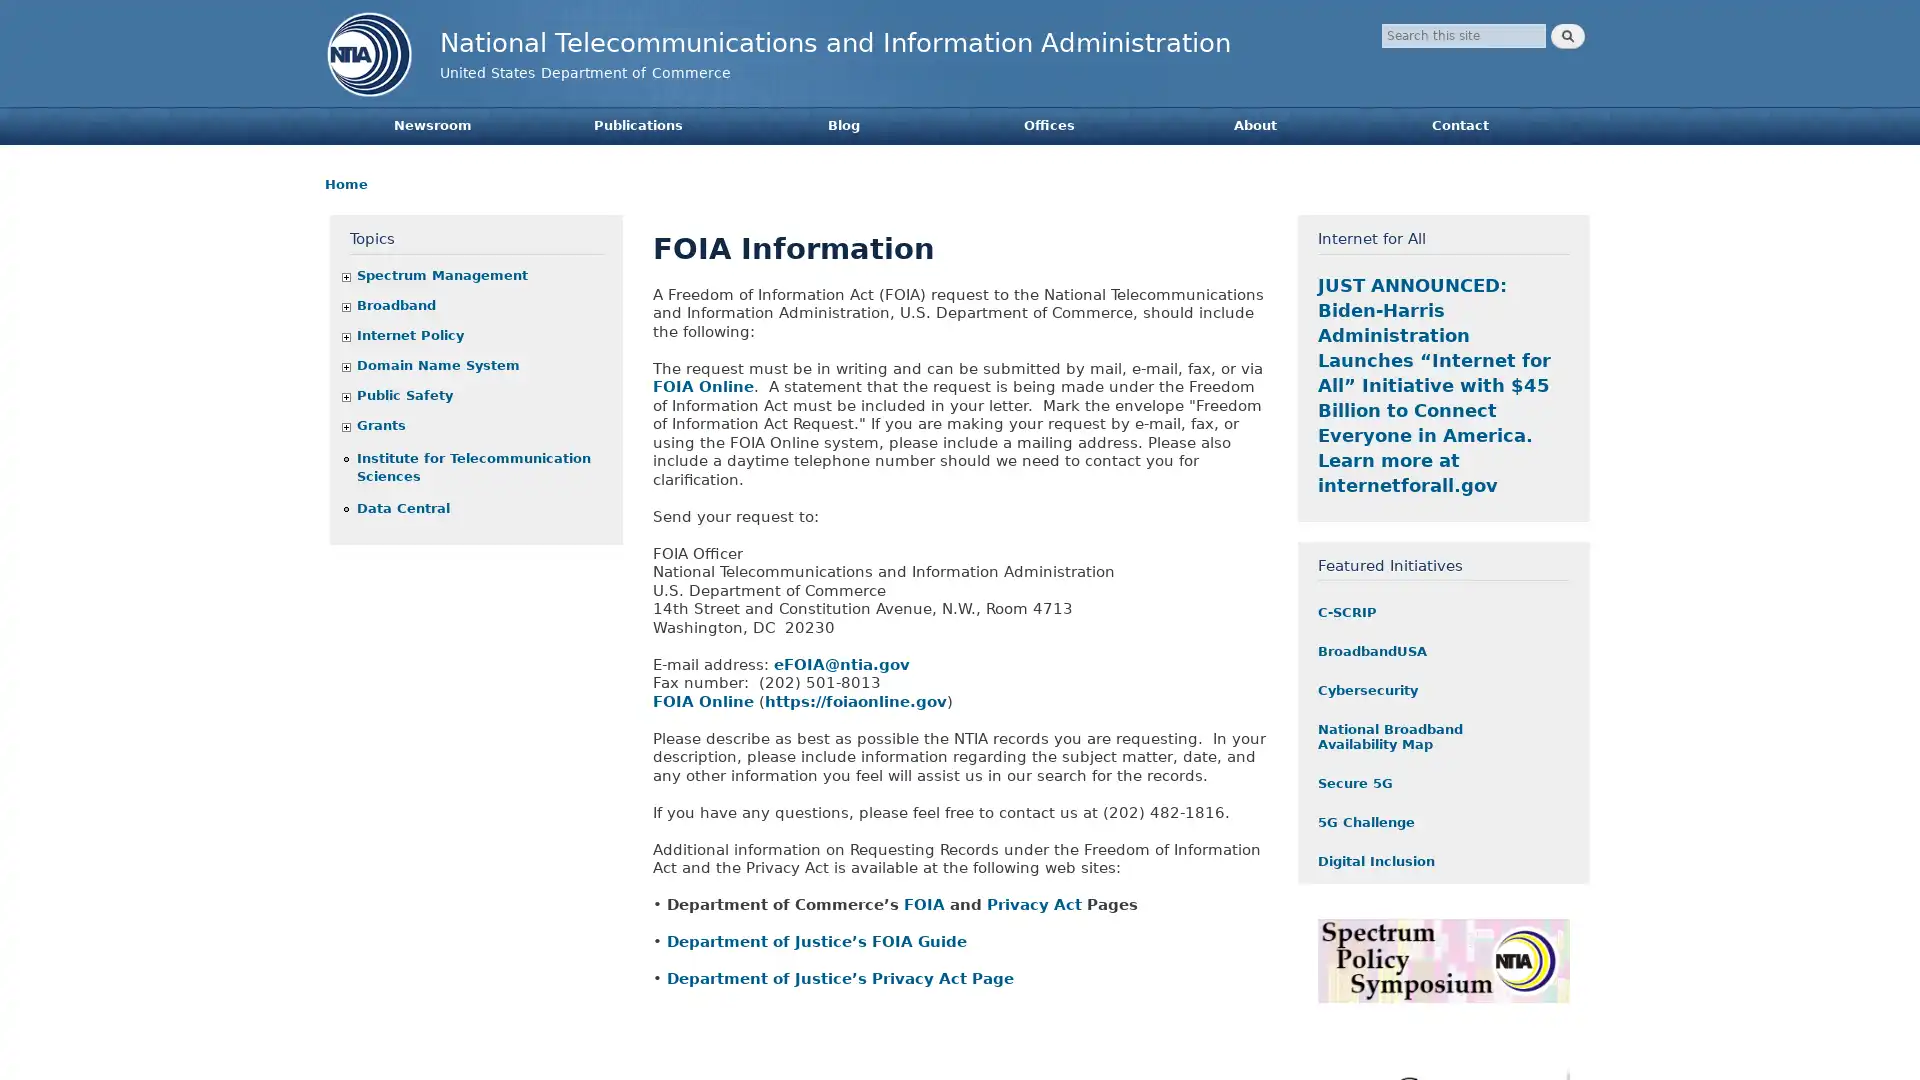 This screenshot has width=1920, height=1080. Describe the element at coordinates (1567, 36) in the screenshot. I see `Search` at that location.